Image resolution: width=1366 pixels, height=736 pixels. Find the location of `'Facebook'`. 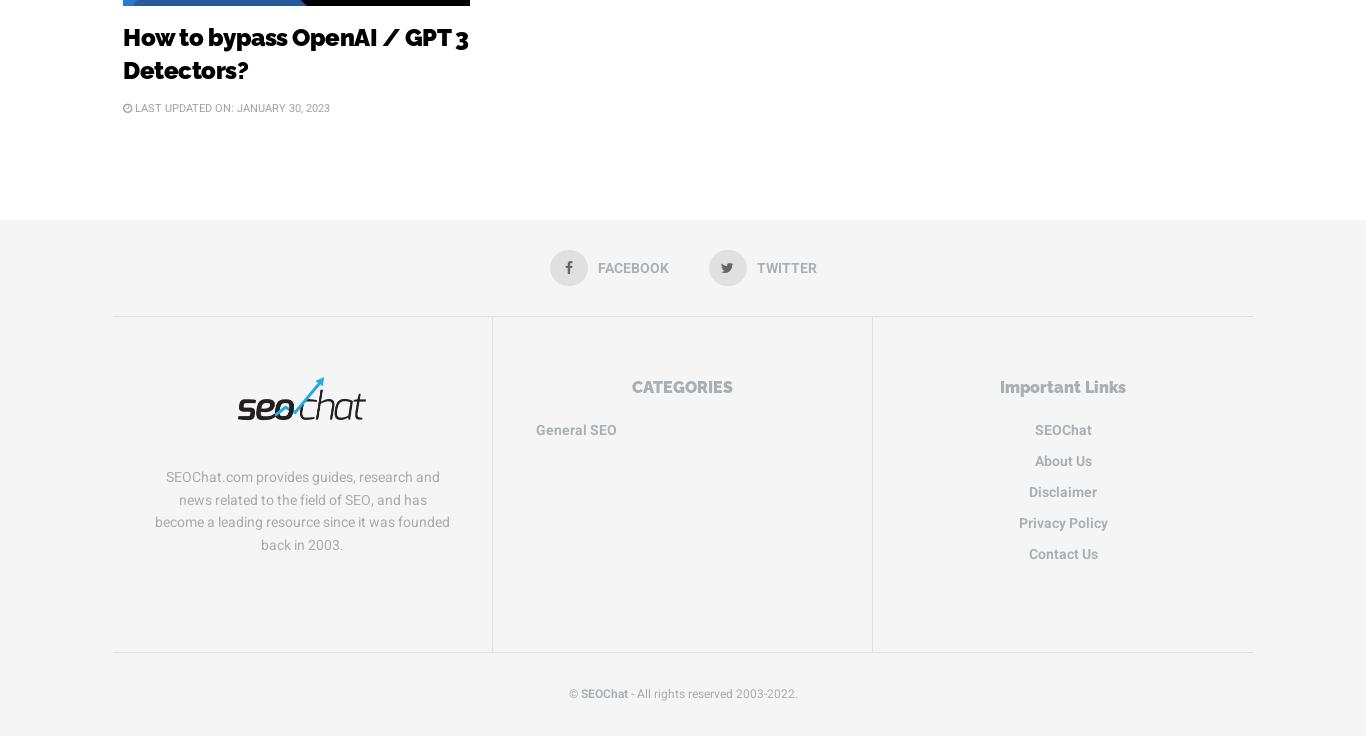

'Facebook' is located at coordinates (631, 268).